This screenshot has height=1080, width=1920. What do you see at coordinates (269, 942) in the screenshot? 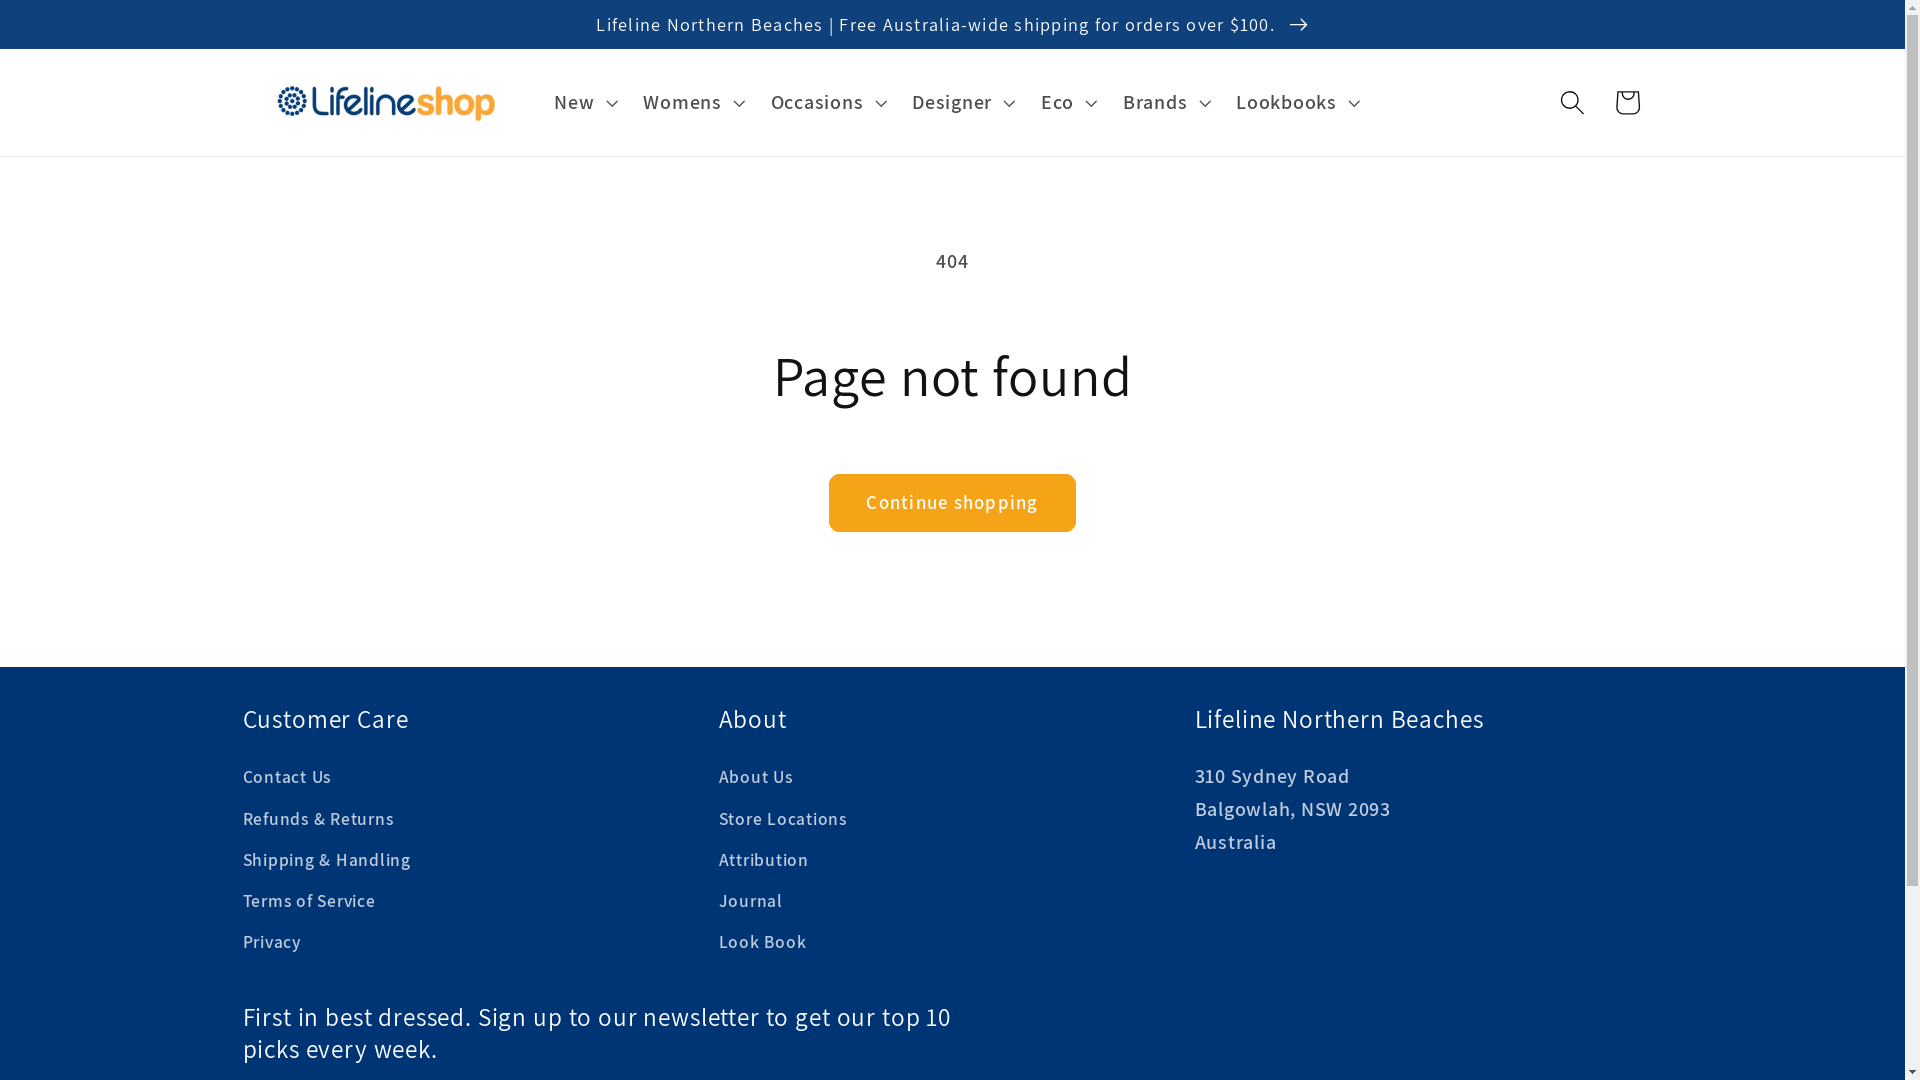
I see `'Privacy'` at bounding box center [269, 942].